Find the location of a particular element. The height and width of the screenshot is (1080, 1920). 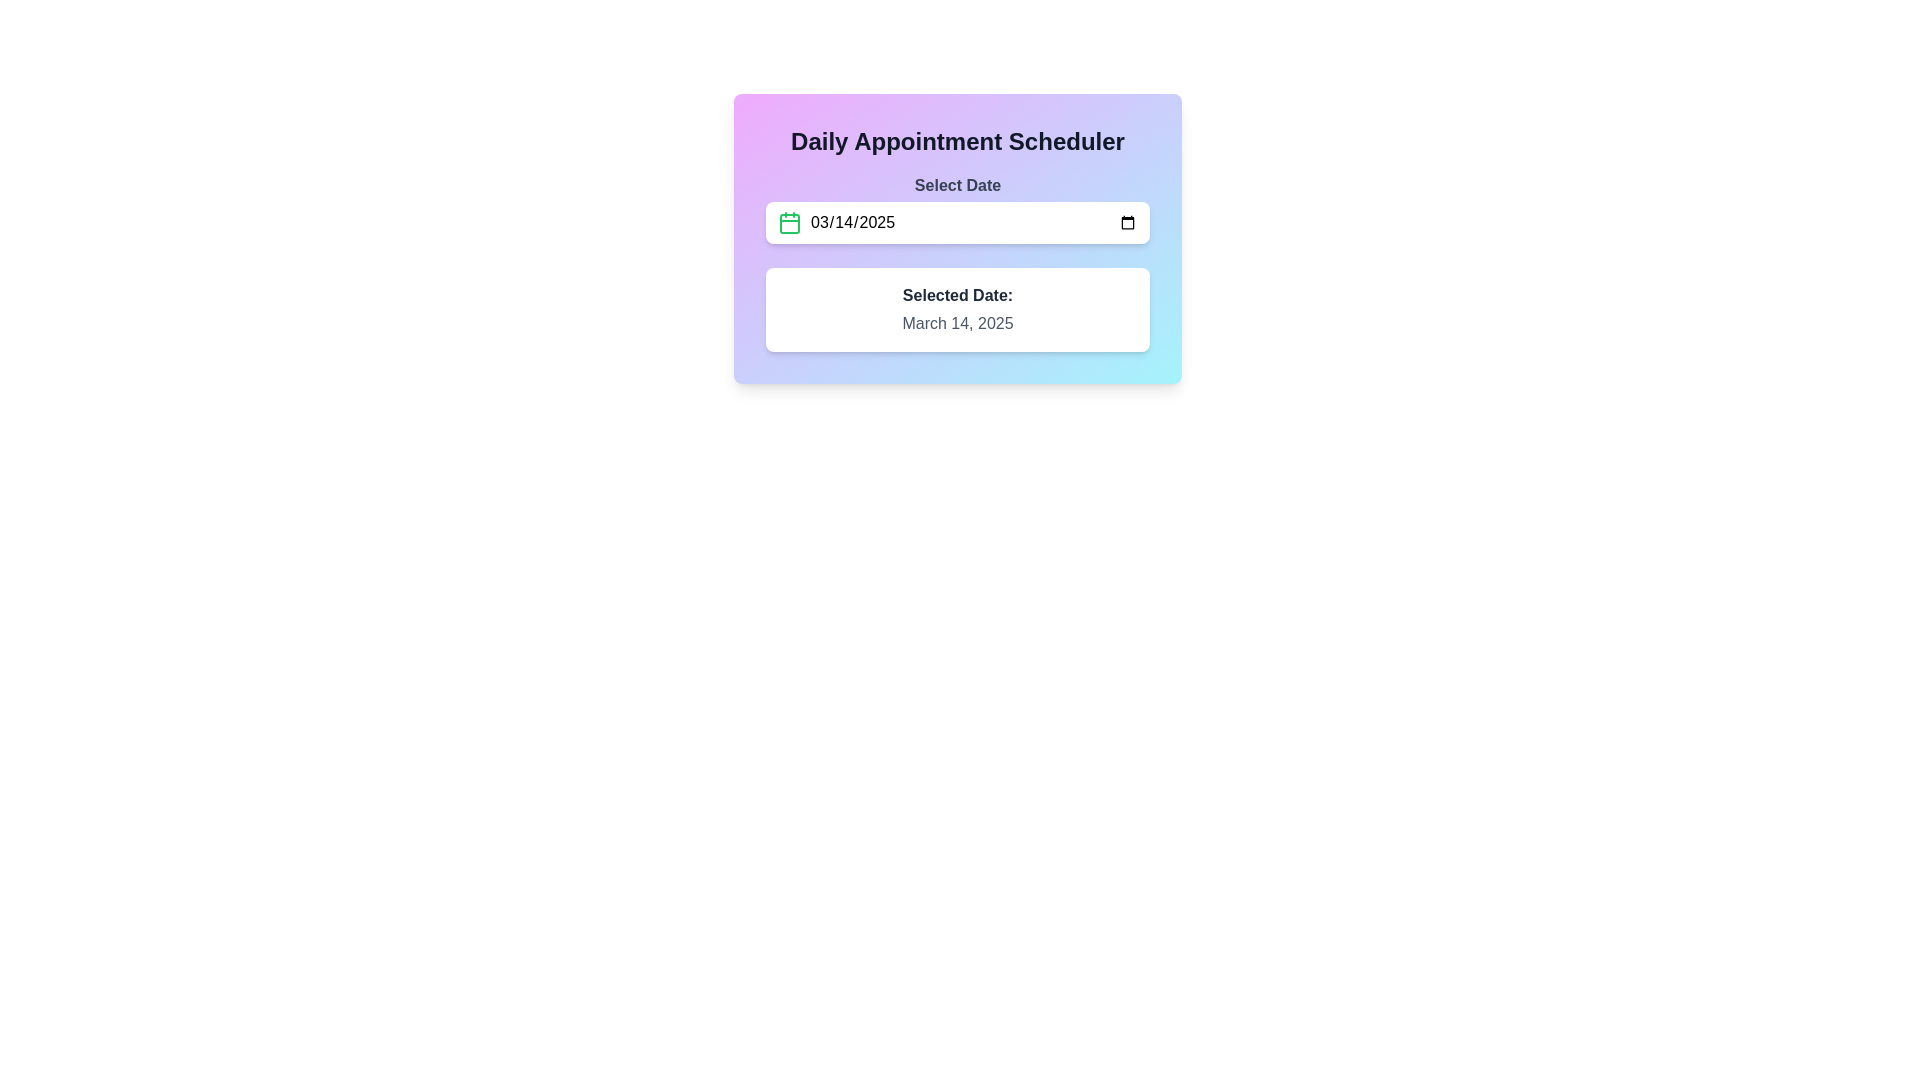

the static text label reading 'Selected Date:' which is prominently displayed in dark gray above the date 'March 14, 2025' is located at coordinates (957, 296).